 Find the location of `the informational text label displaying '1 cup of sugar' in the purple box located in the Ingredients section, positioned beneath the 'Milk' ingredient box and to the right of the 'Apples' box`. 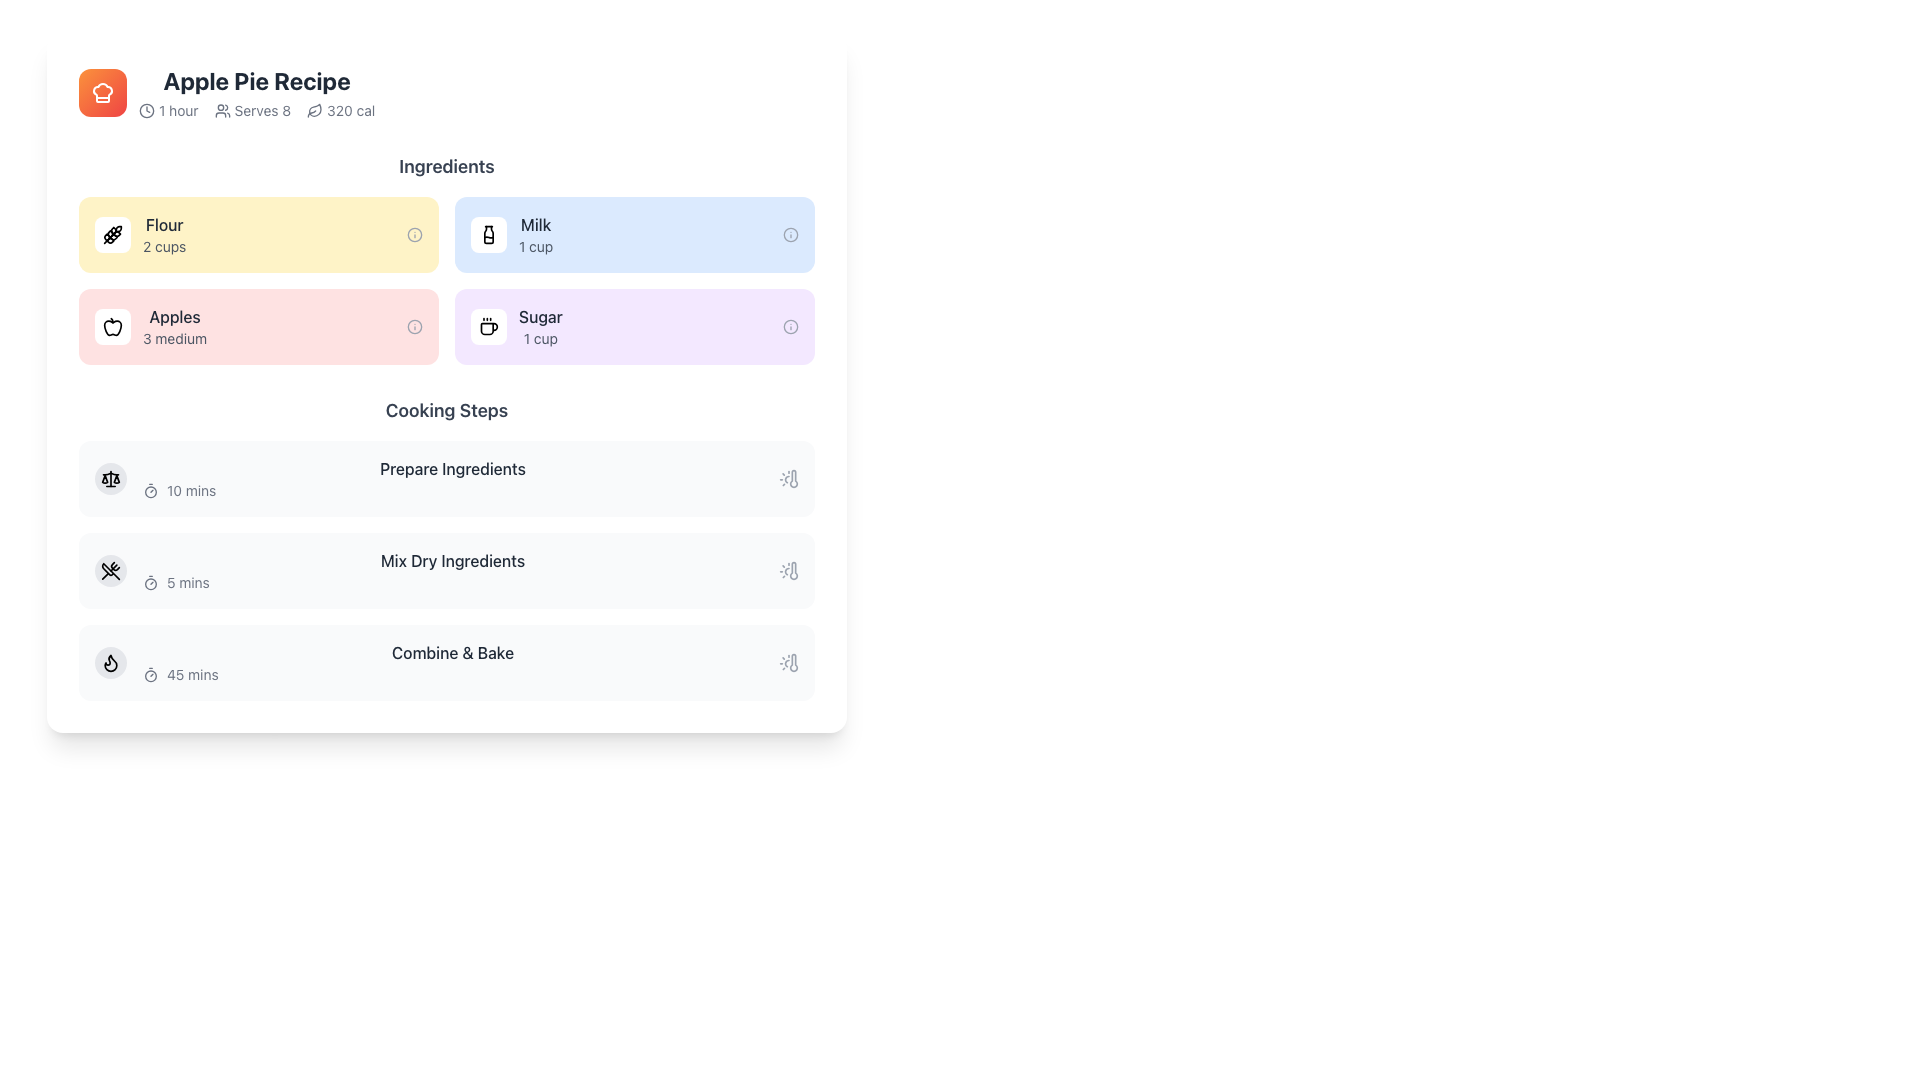

the informational text label displaying '1 cup of sugar' in the purple box located in the Ingredients section, positioned beneath the 'Milk' ingredient box and to the right of the 'Apples' box is located at coordinates (540, 326).